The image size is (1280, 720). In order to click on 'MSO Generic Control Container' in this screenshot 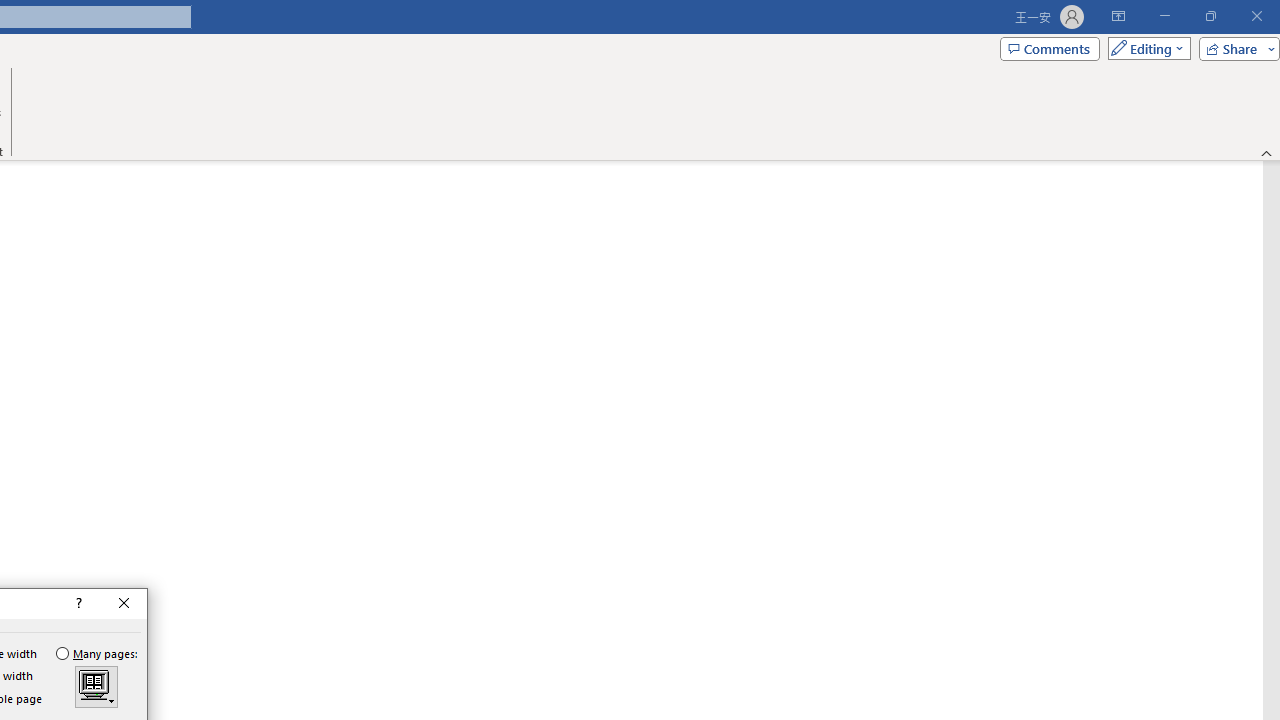, I will do `click(95, 686)`.